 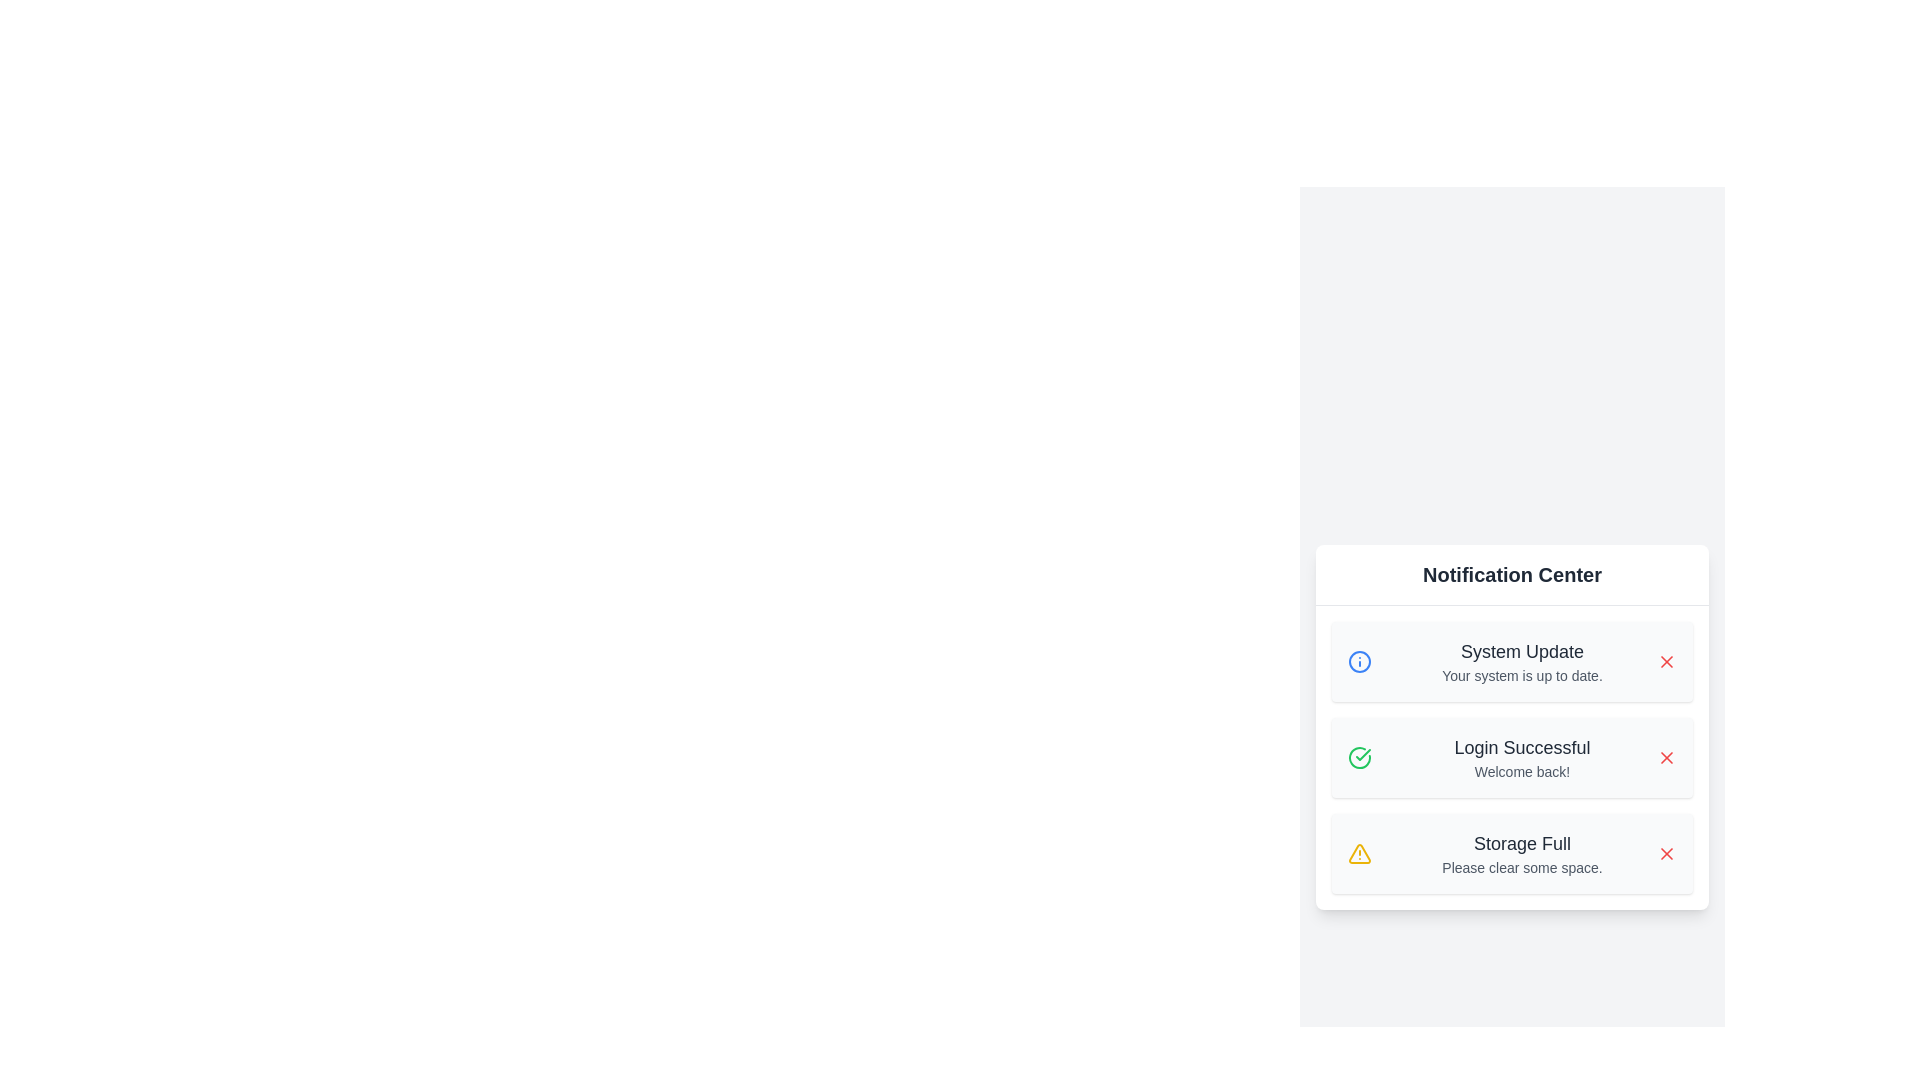 I want to click on the alert icon indicating 'Storage Full' in the third notification item of the Notification Center, so click(x=1359, y=853).